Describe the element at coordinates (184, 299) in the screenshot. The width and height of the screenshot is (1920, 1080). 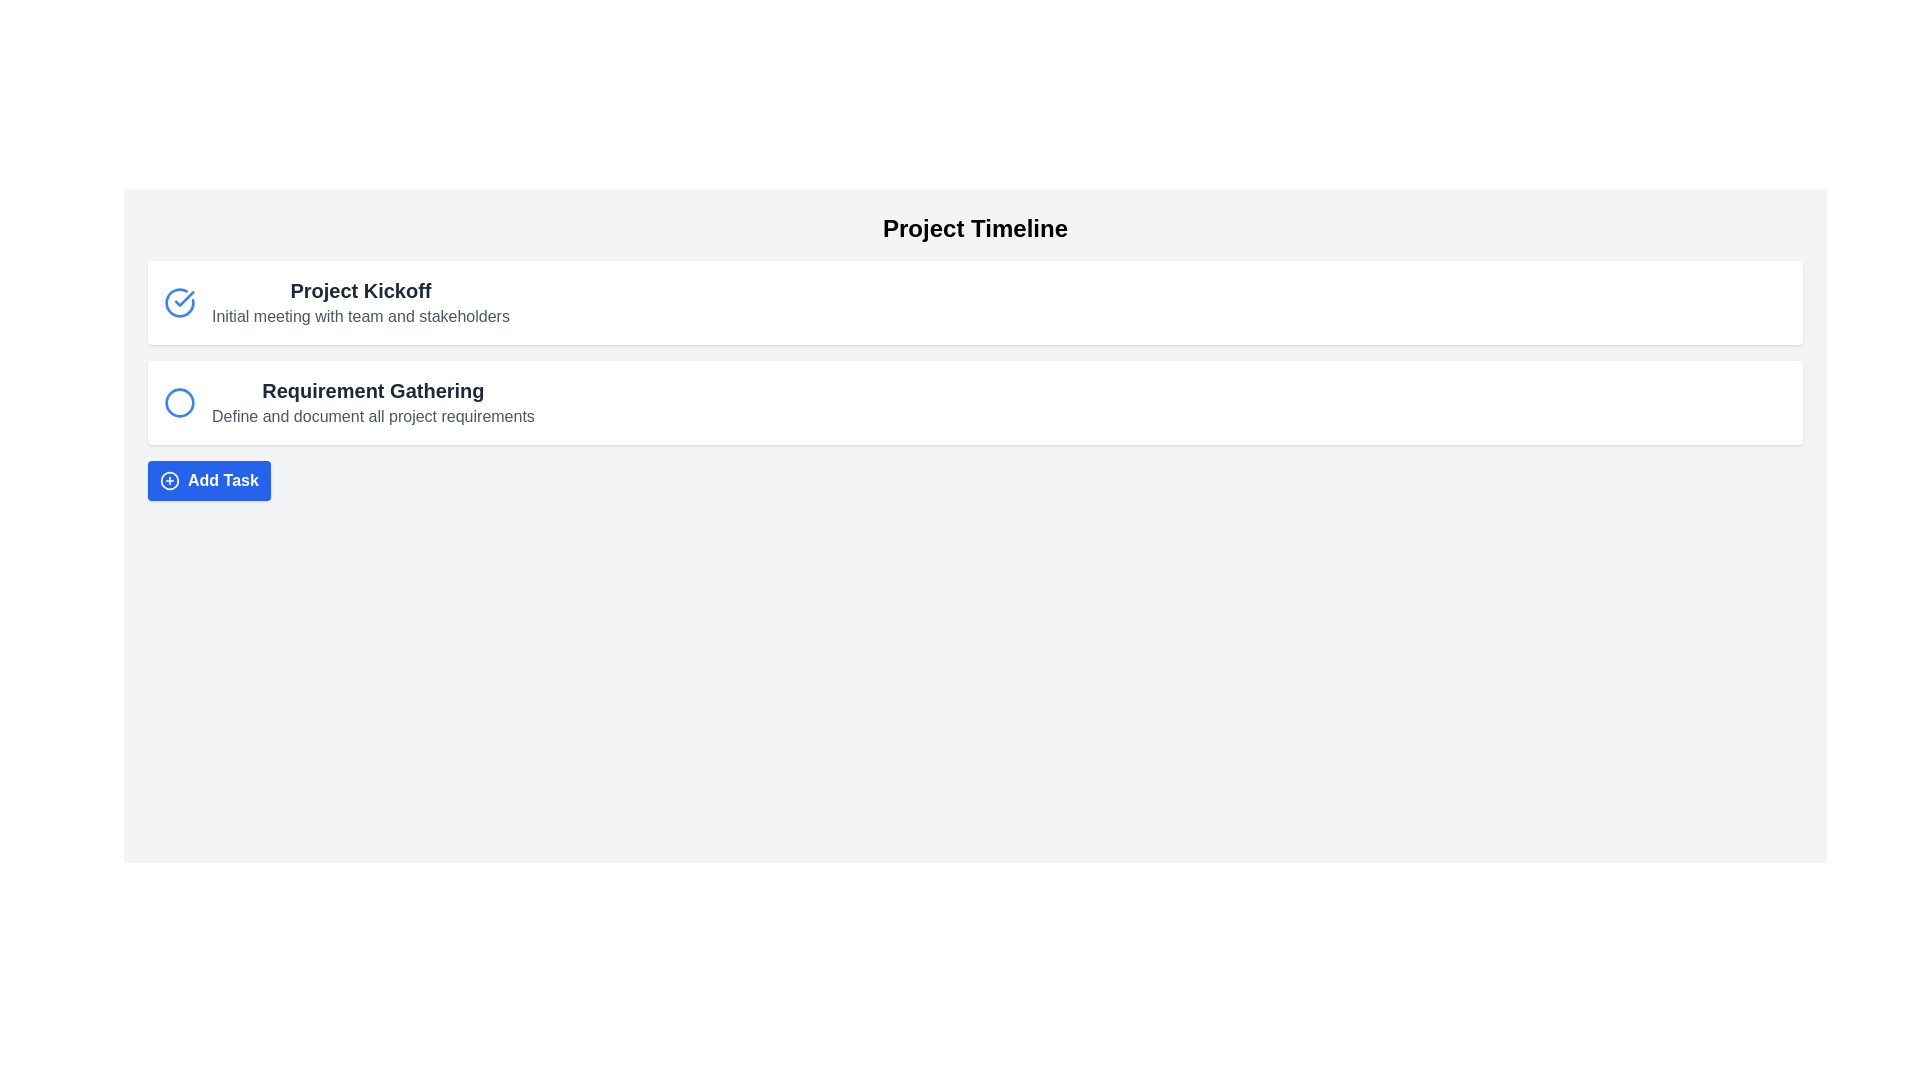
I see `the checkmark icon with a thin blue stroke located to the left of the text 'Project Kickoff' in the task list` at that location.